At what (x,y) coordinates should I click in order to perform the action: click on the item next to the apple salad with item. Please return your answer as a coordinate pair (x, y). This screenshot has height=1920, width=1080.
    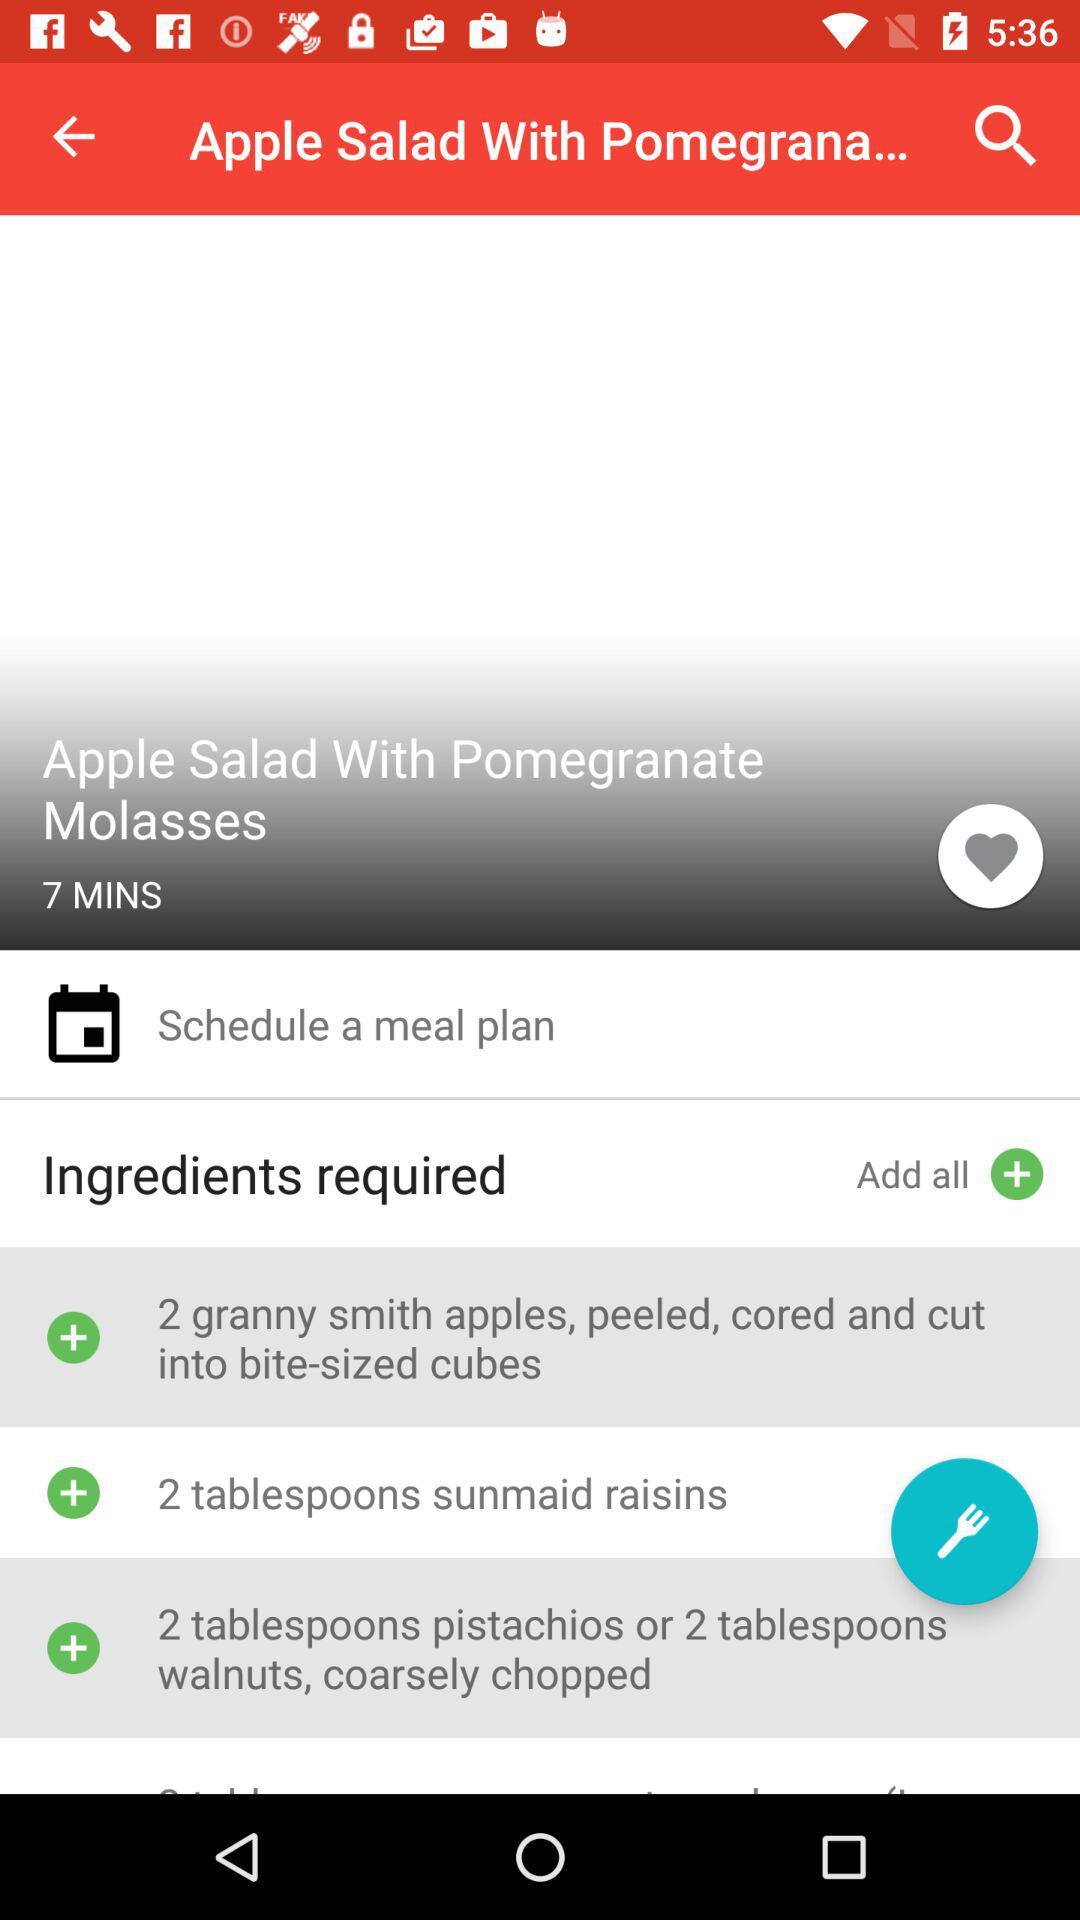
    Looking at the image, I should click on (72, 135).